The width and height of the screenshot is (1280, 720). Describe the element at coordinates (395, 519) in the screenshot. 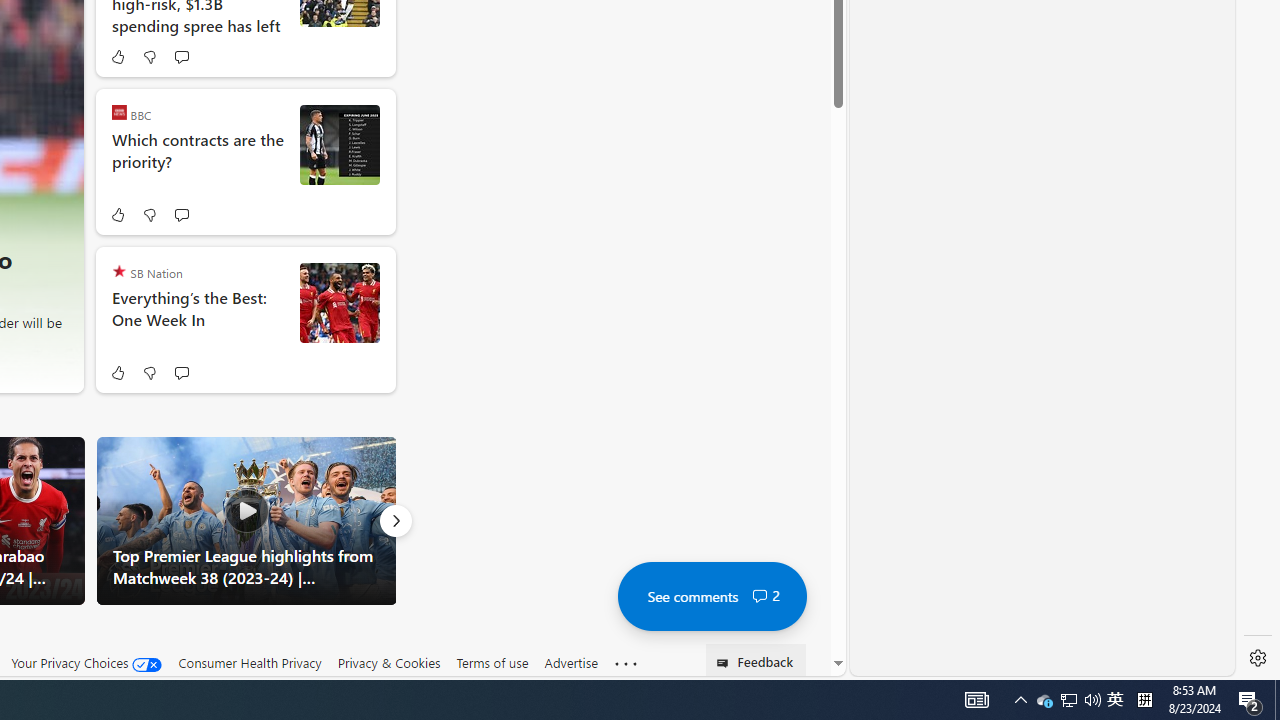

I see `'Next'` at that location.